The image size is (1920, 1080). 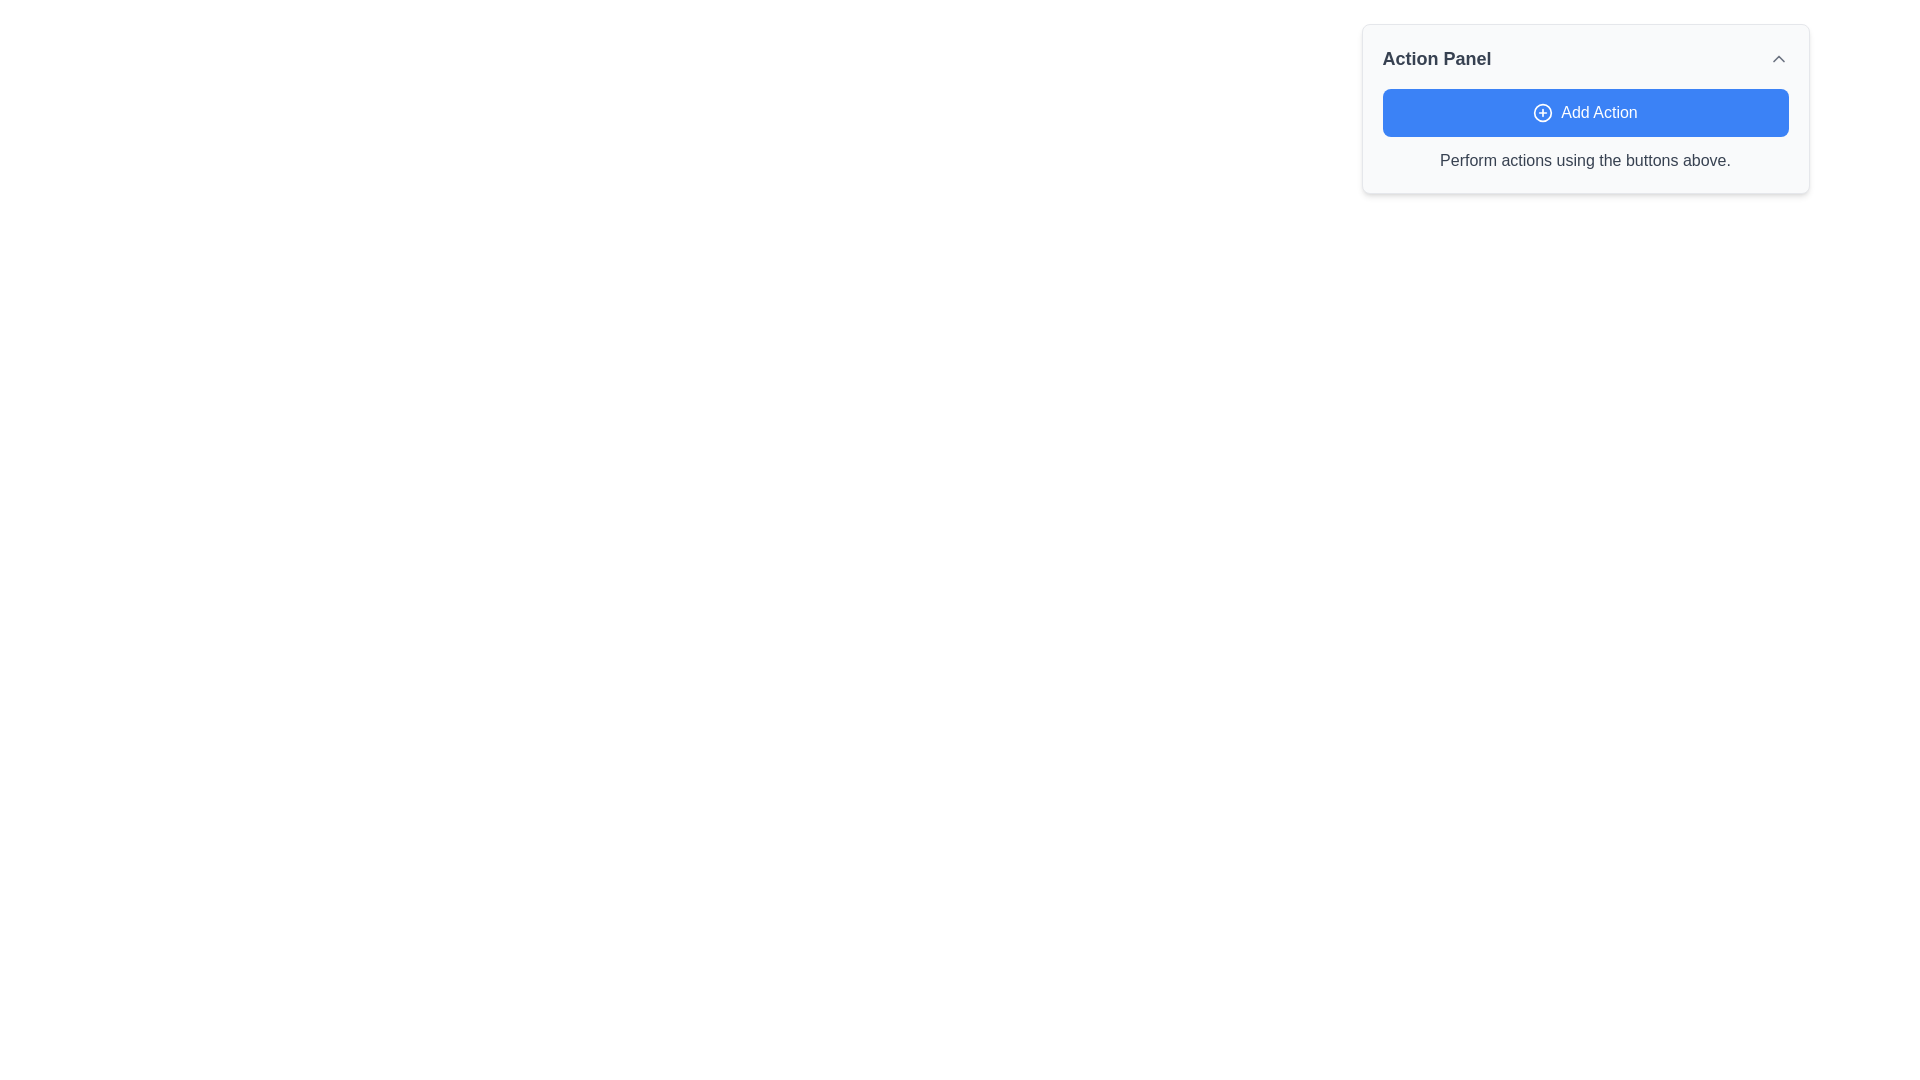 What do you see at coordinates (1584, 160) in the screenshot?
I see `the text element displaying the message 'Perform actions using the buttons above.' which is located below the 'Add Action' button and is centered in gray font` at bounding box center [1584, 160].